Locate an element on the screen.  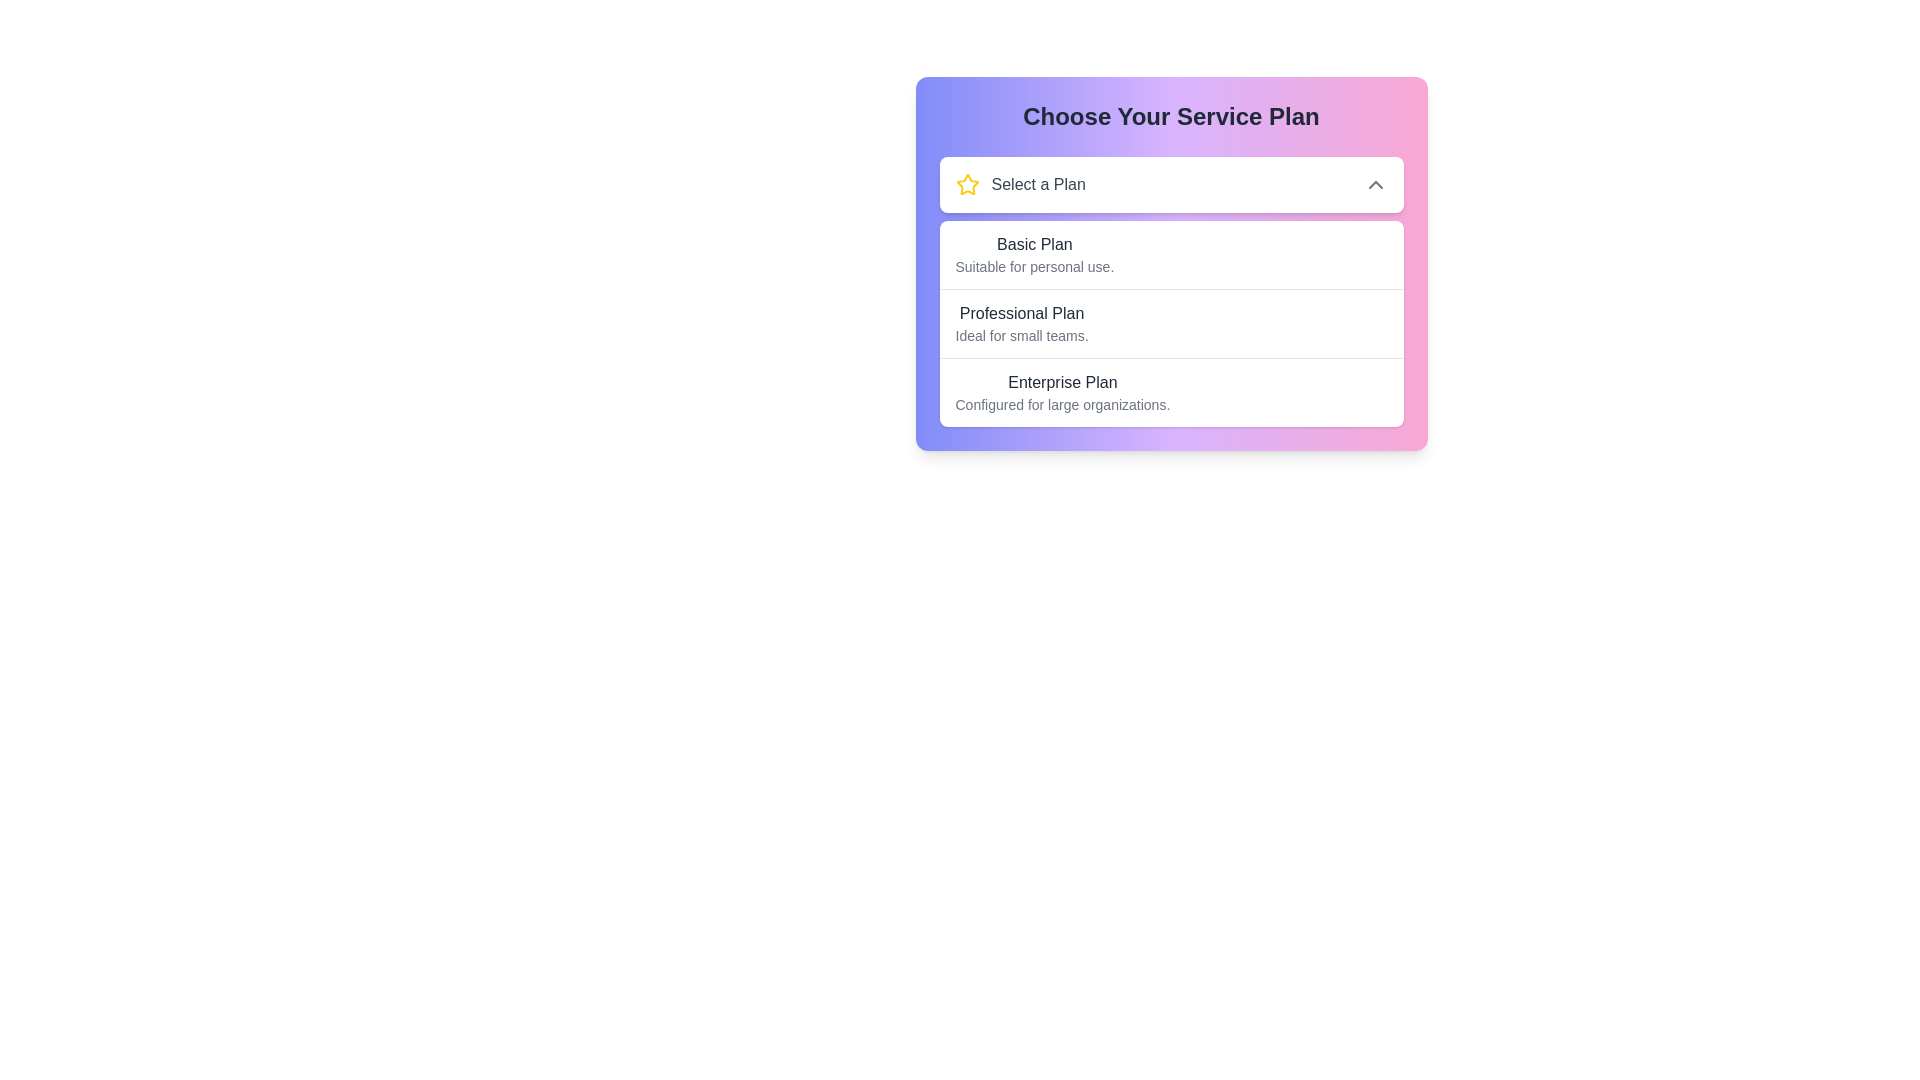
text of the 'Professional Plan' menu item, which is the second option in the dropdown menu labeled 'Choose Your Service Plan' is located at coordinates (1022, 323).